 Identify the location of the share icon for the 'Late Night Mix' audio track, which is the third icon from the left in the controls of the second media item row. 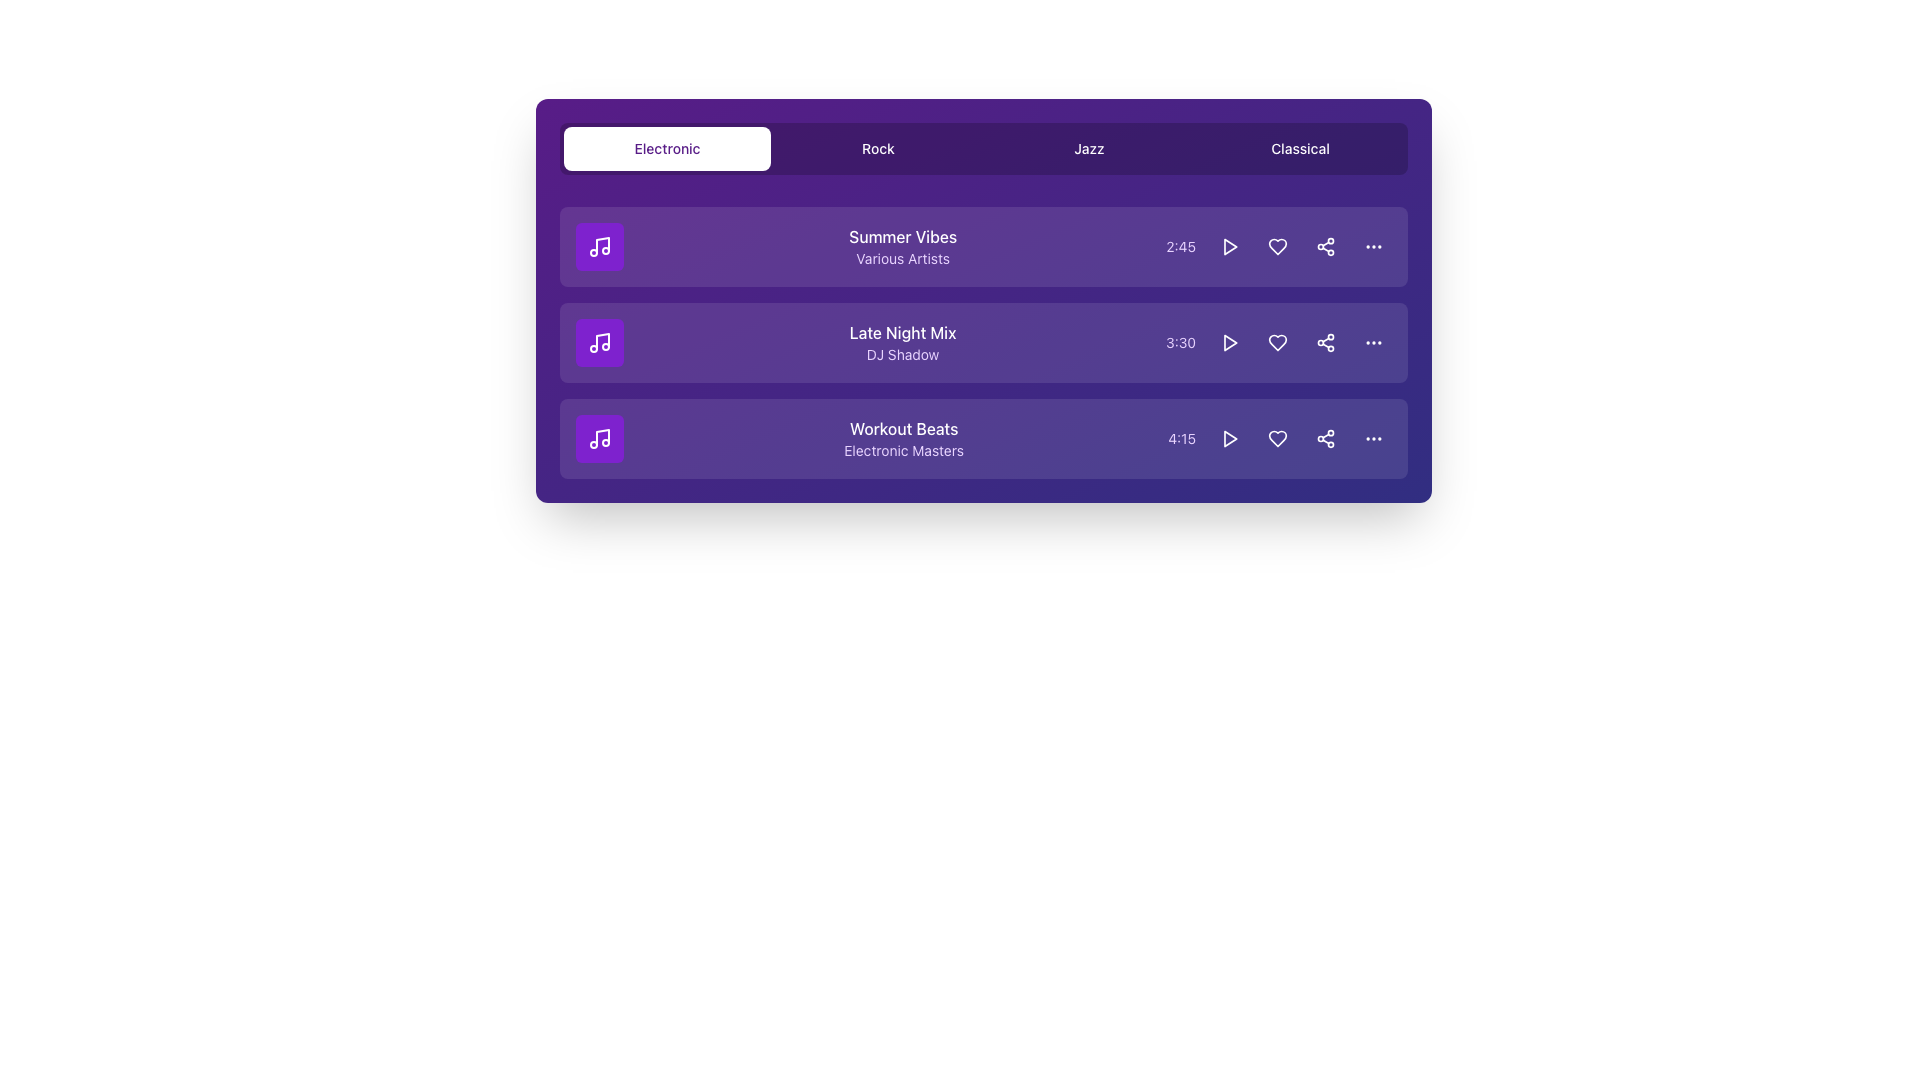
(1325, 342).